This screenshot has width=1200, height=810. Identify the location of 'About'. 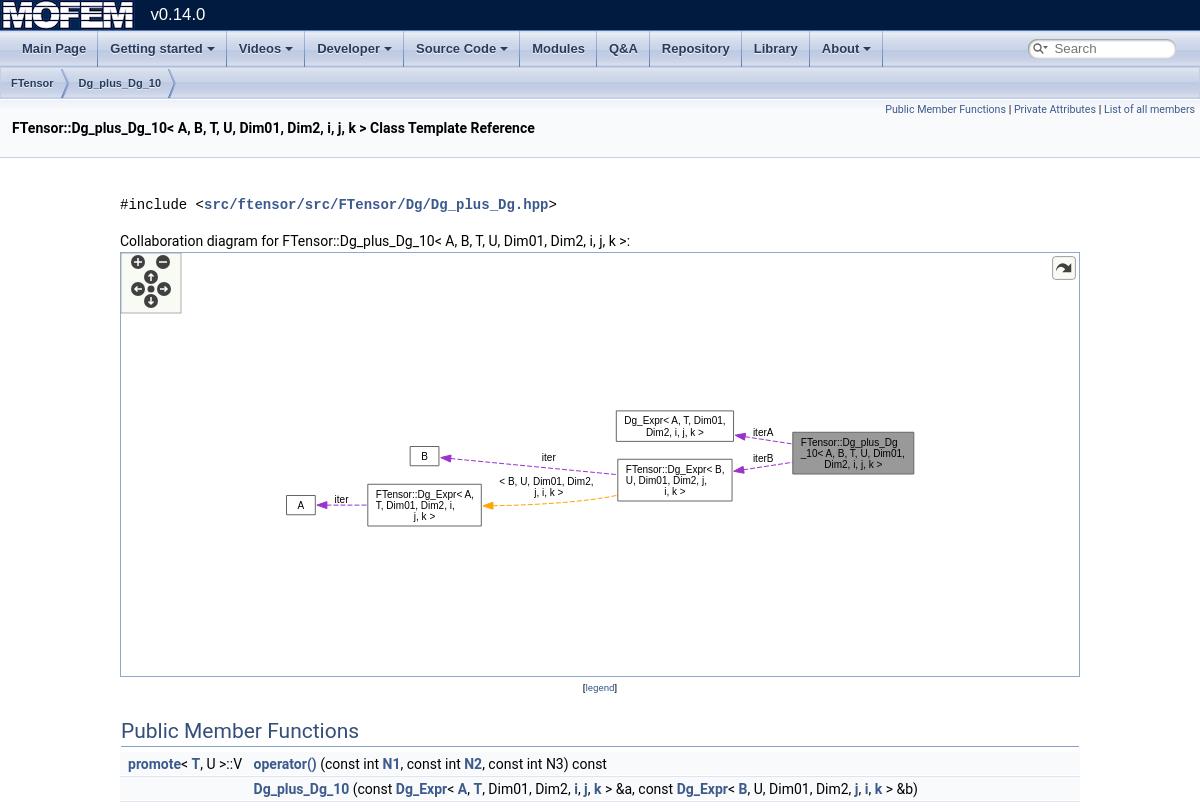
(839, 48).